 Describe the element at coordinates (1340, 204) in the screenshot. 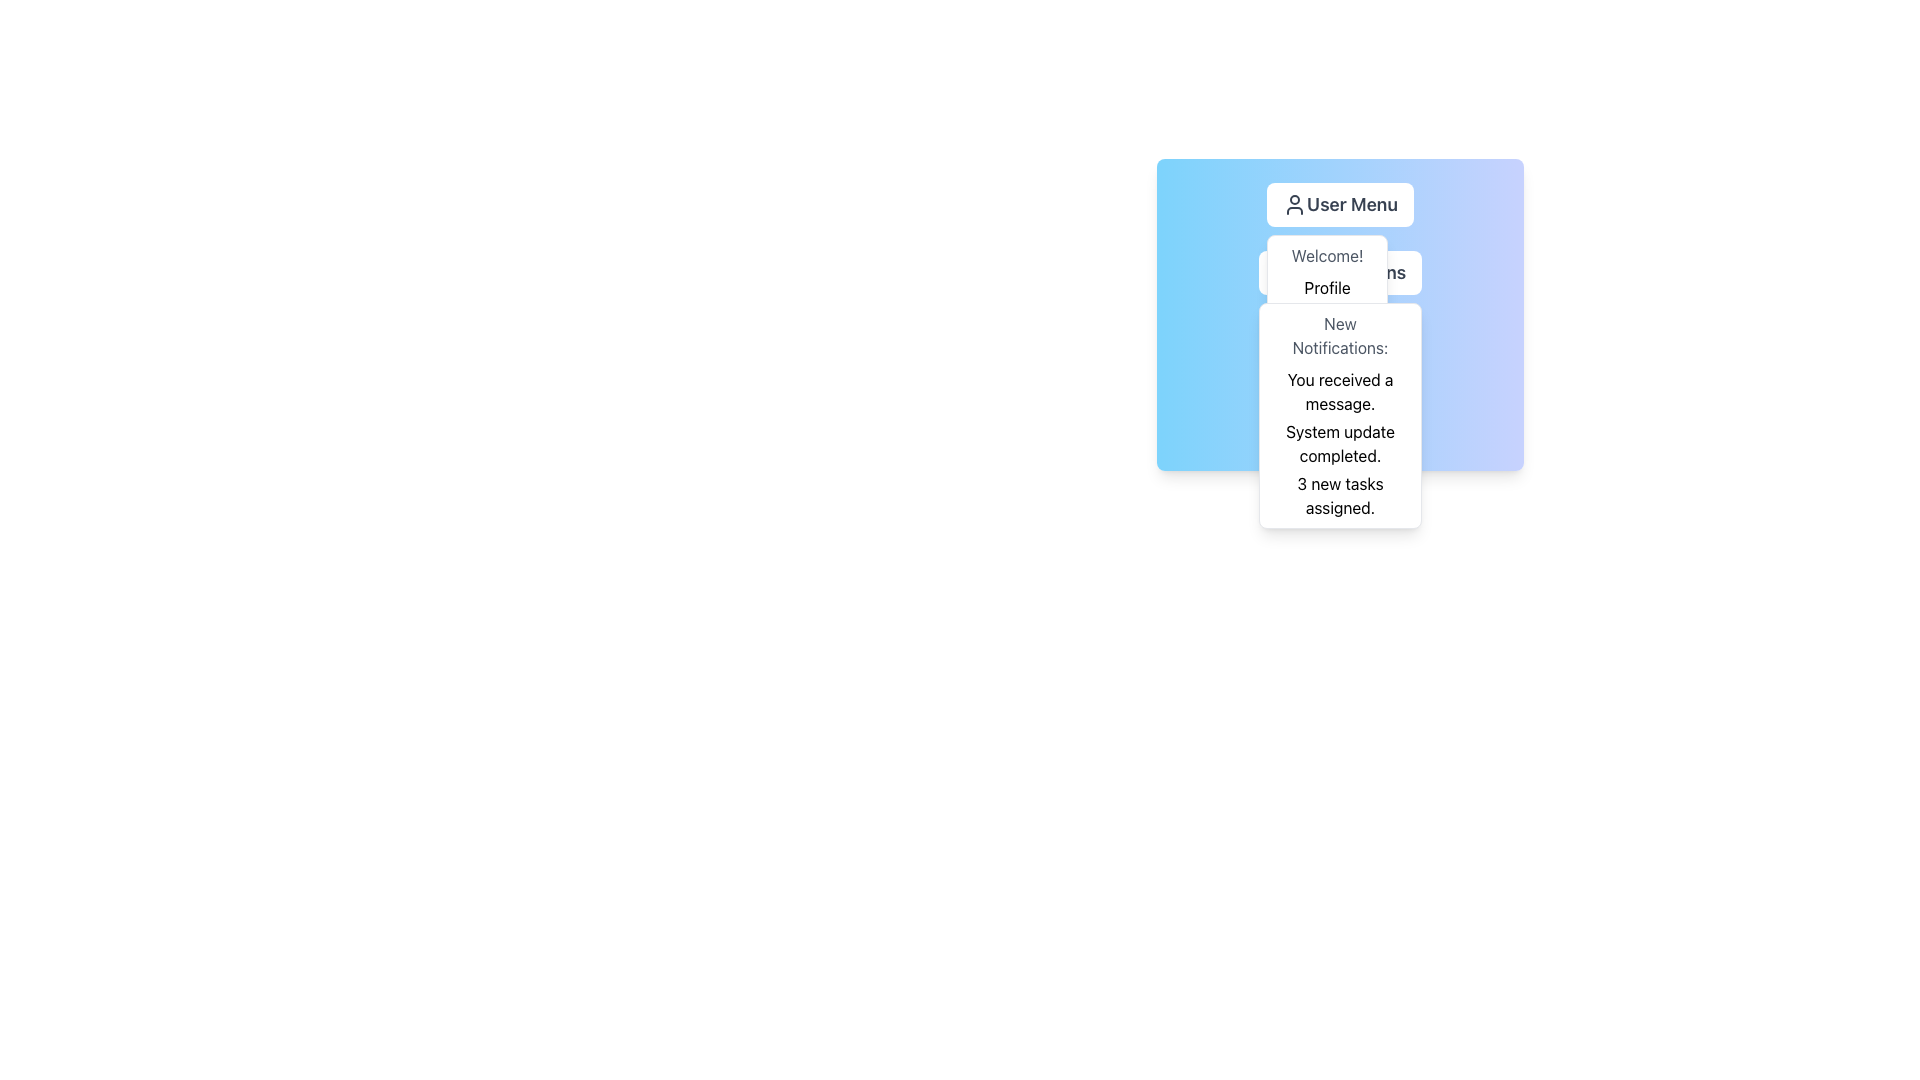

I see `the 'User Menu' button, which features an icon of a user and is located above the 'Welcome!' dropdown menu` at that location.